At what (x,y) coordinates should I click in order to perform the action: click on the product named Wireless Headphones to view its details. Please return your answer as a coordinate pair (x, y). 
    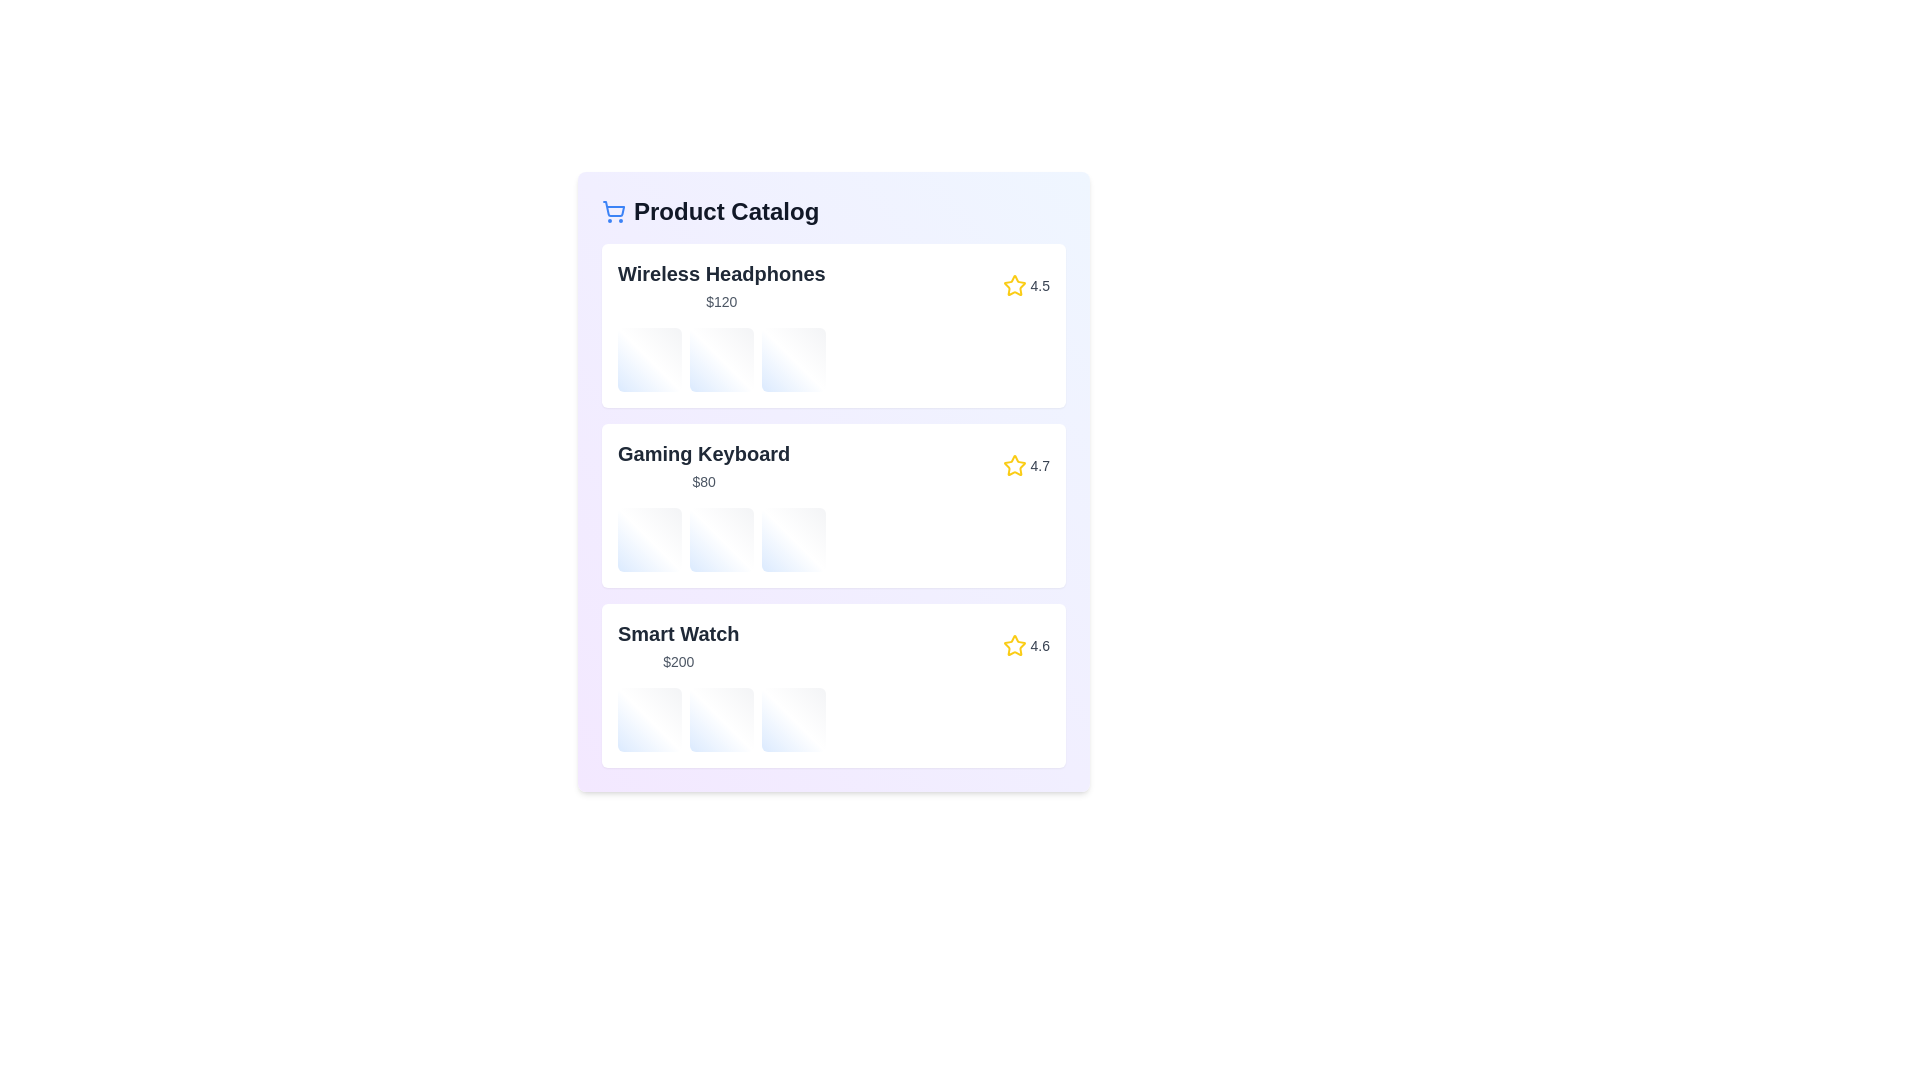
    Looking at the image, I should click on (834, 325).